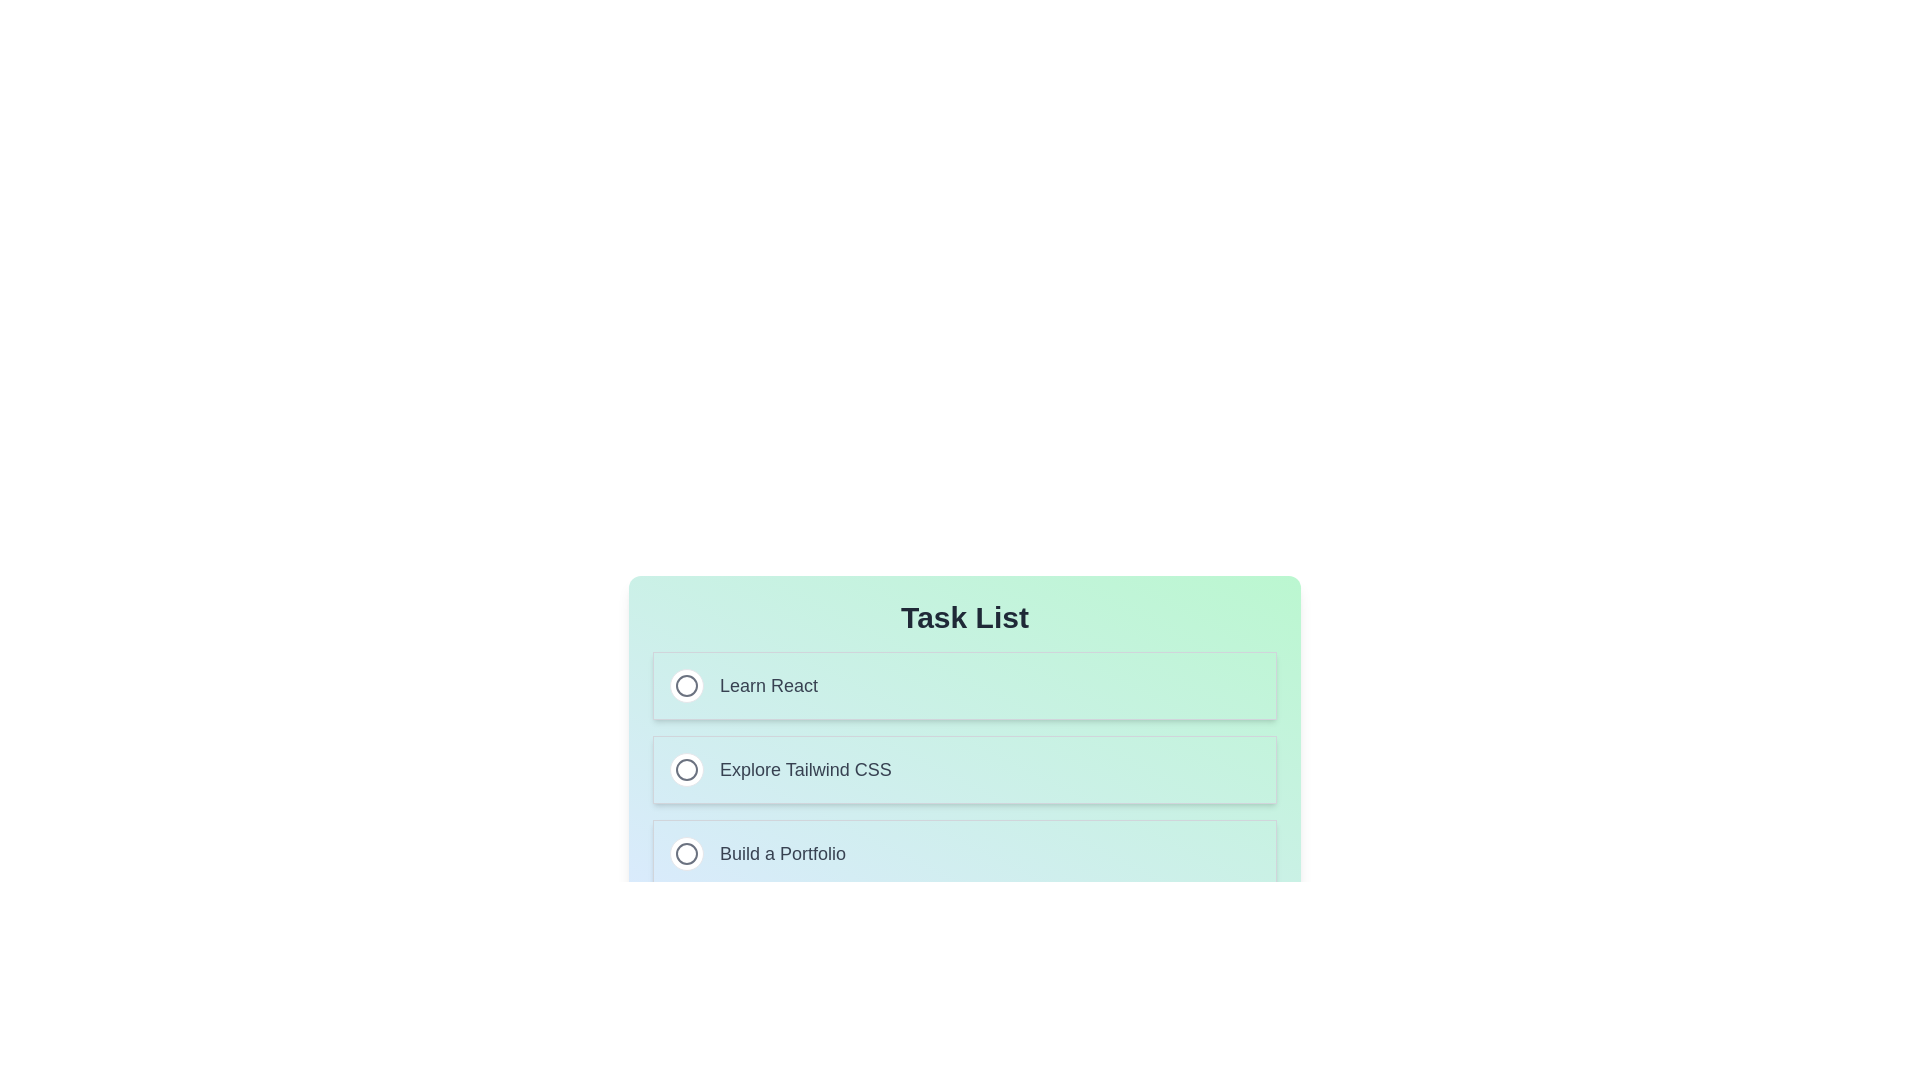 Image resolution: width=1920 pixels, height=1080 pixels. What do you see at coordinates (686, 685) in the screenshot?
I see `the circular radio button located to the left of the 'Learn React' list item` at bounding box center [686, 685].